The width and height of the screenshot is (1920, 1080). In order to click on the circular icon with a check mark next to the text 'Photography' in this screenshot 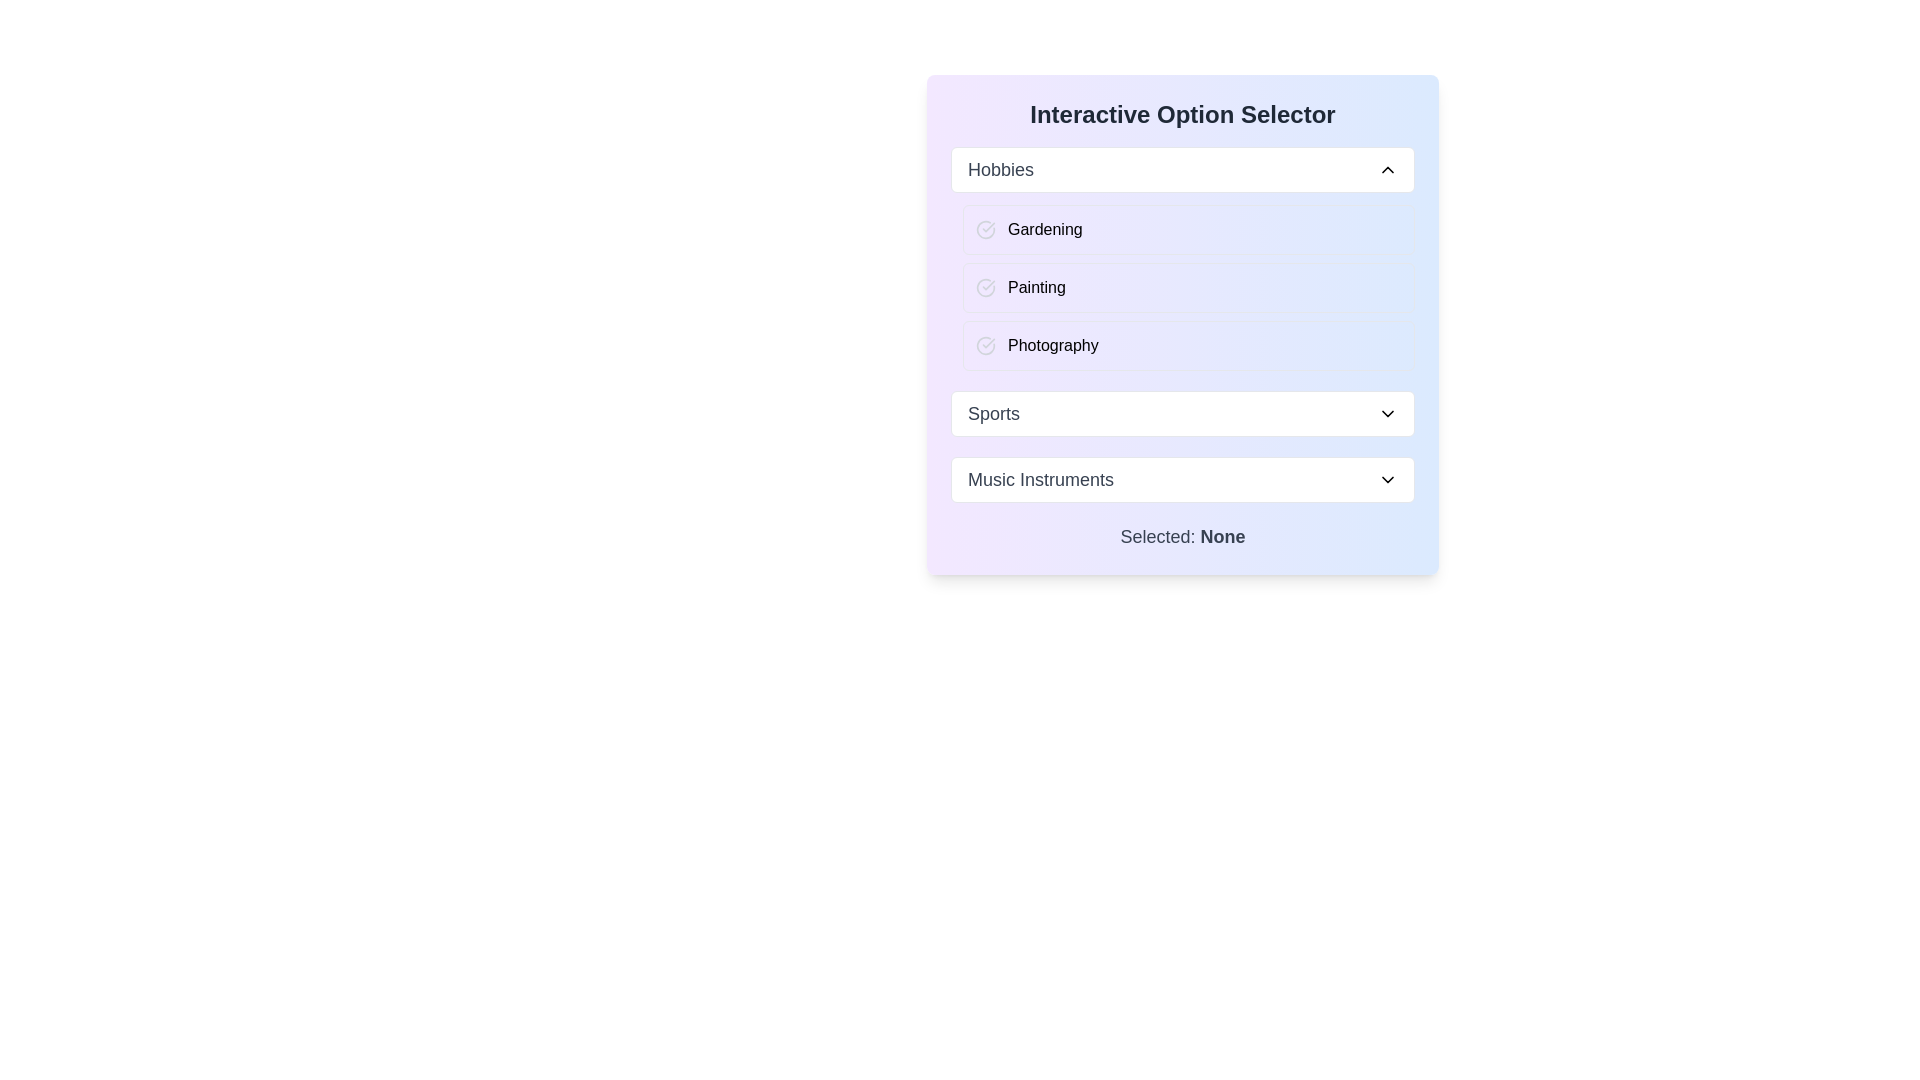, I will do `click(985, 345)`.